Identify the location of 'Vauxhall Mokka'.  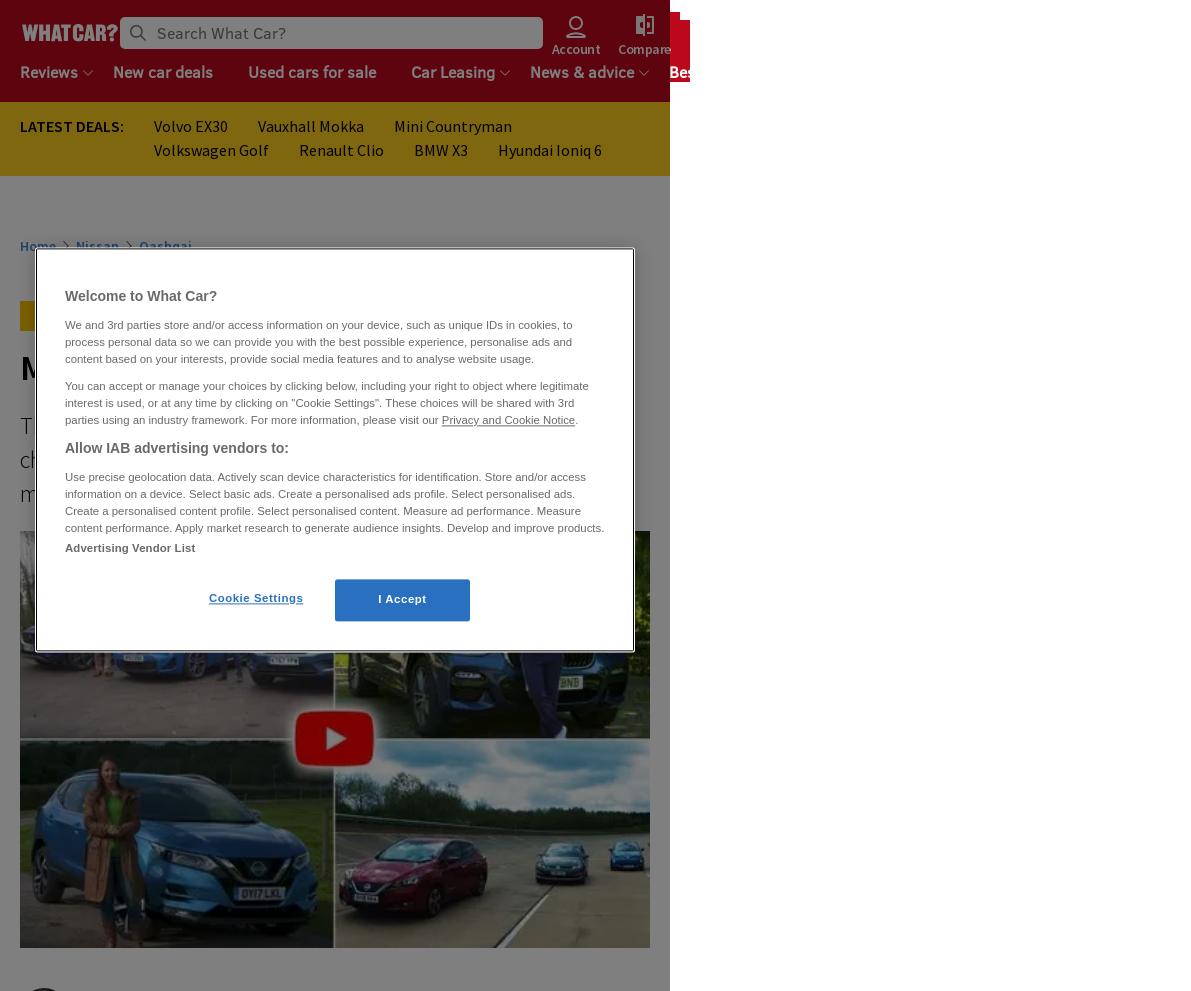
(256, 124).